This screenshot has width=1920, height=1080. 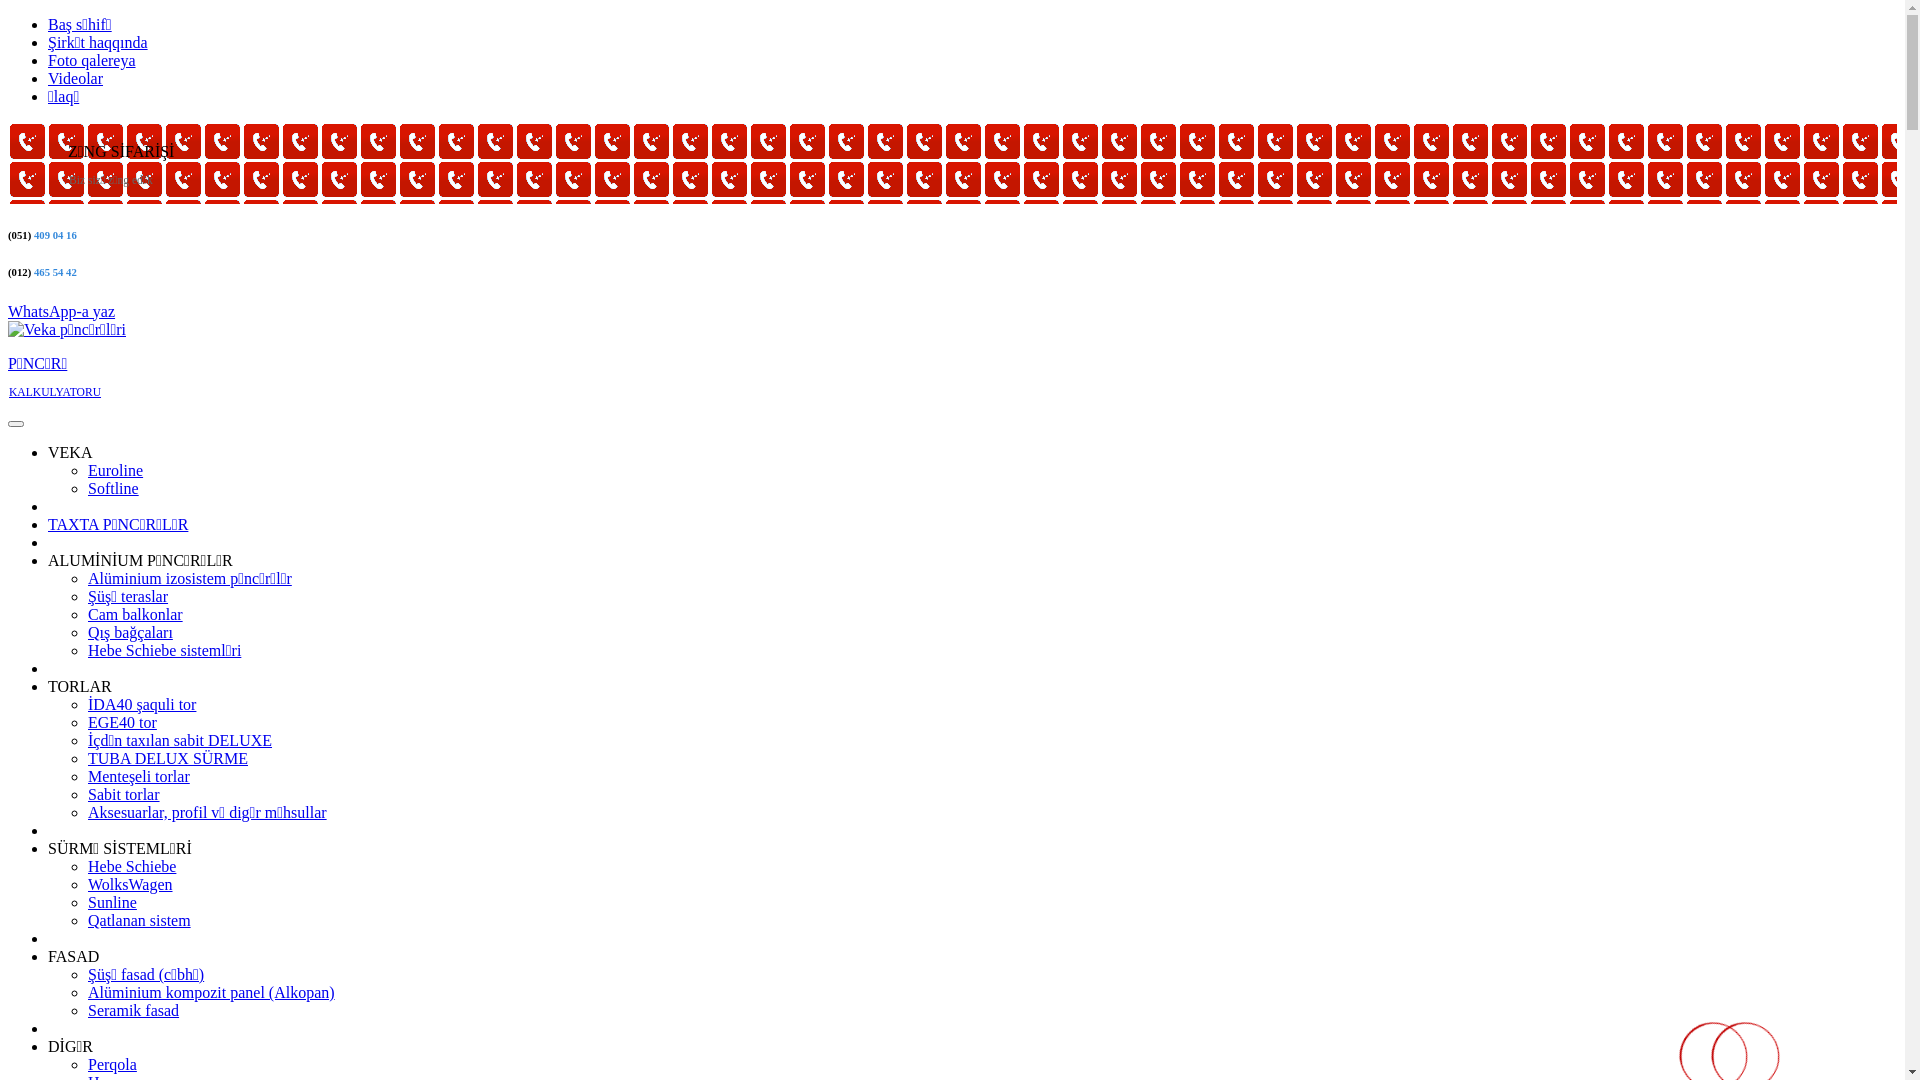 What do you see at coordinates (112, 488) in the screenshot?
I see `'Softline'` at bounding box center [112, 488].